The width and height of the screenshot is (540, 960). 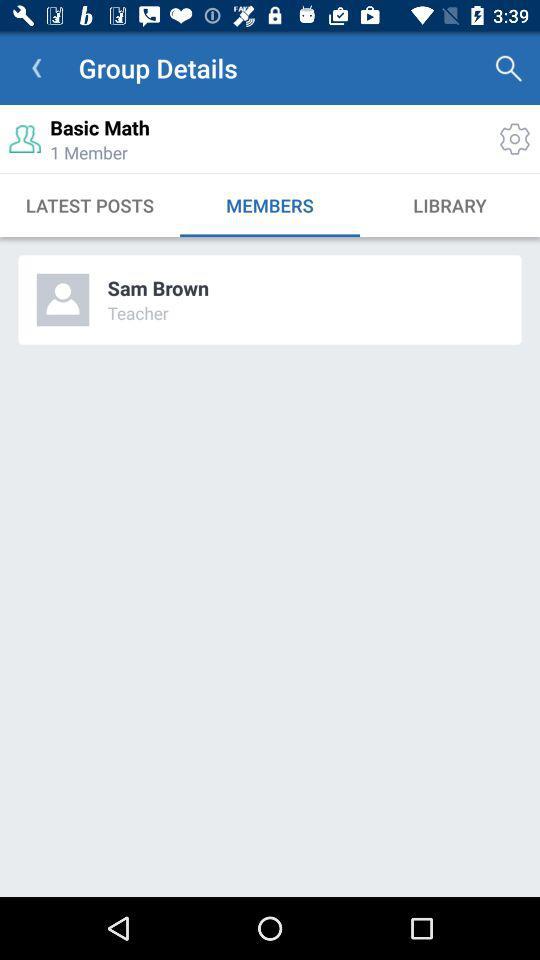 What do you see at coordinates (514, 138) in the screenshot?
I see `open app settings` at bounding box center [514, 138].